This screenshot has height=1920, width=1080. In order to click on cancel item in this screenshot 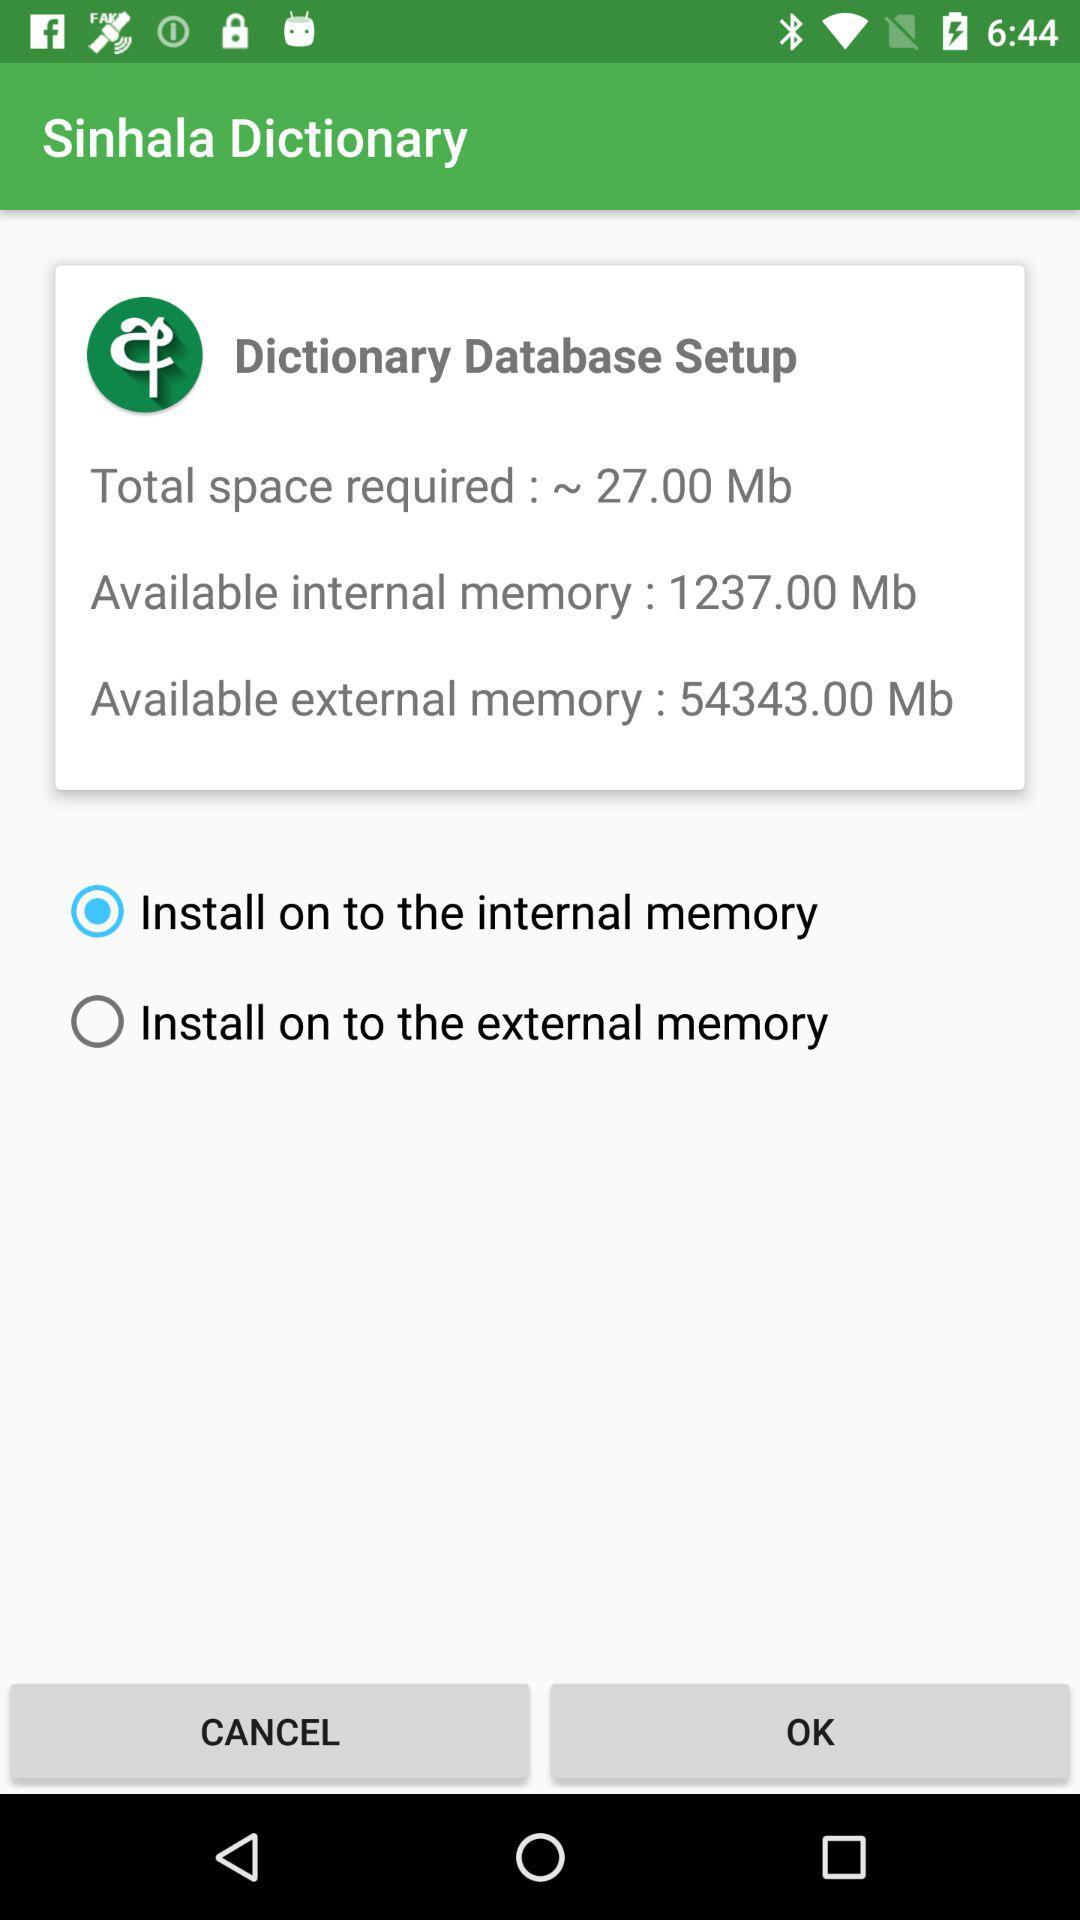, I will do `click(270, 1730)`.